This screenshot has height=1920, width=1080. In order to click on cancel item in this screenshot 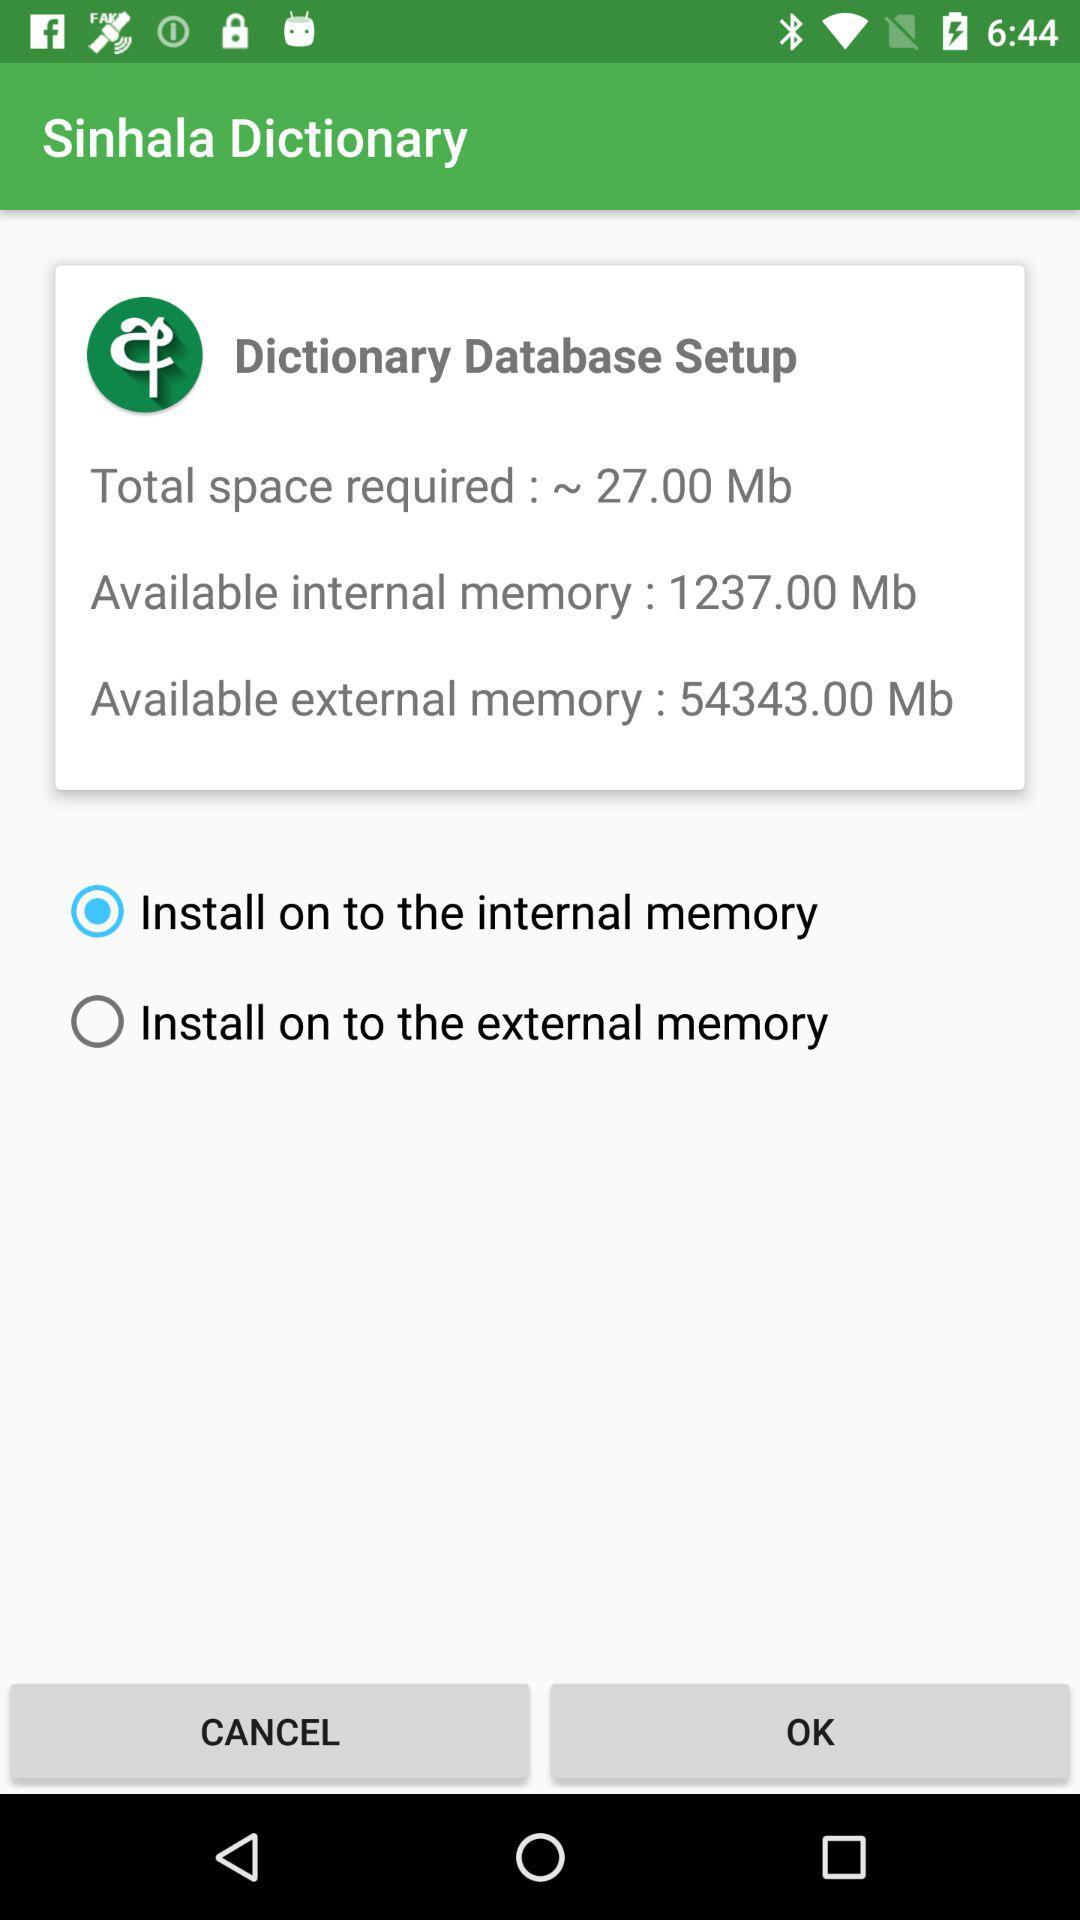, I will do `click(270, 1730)`.